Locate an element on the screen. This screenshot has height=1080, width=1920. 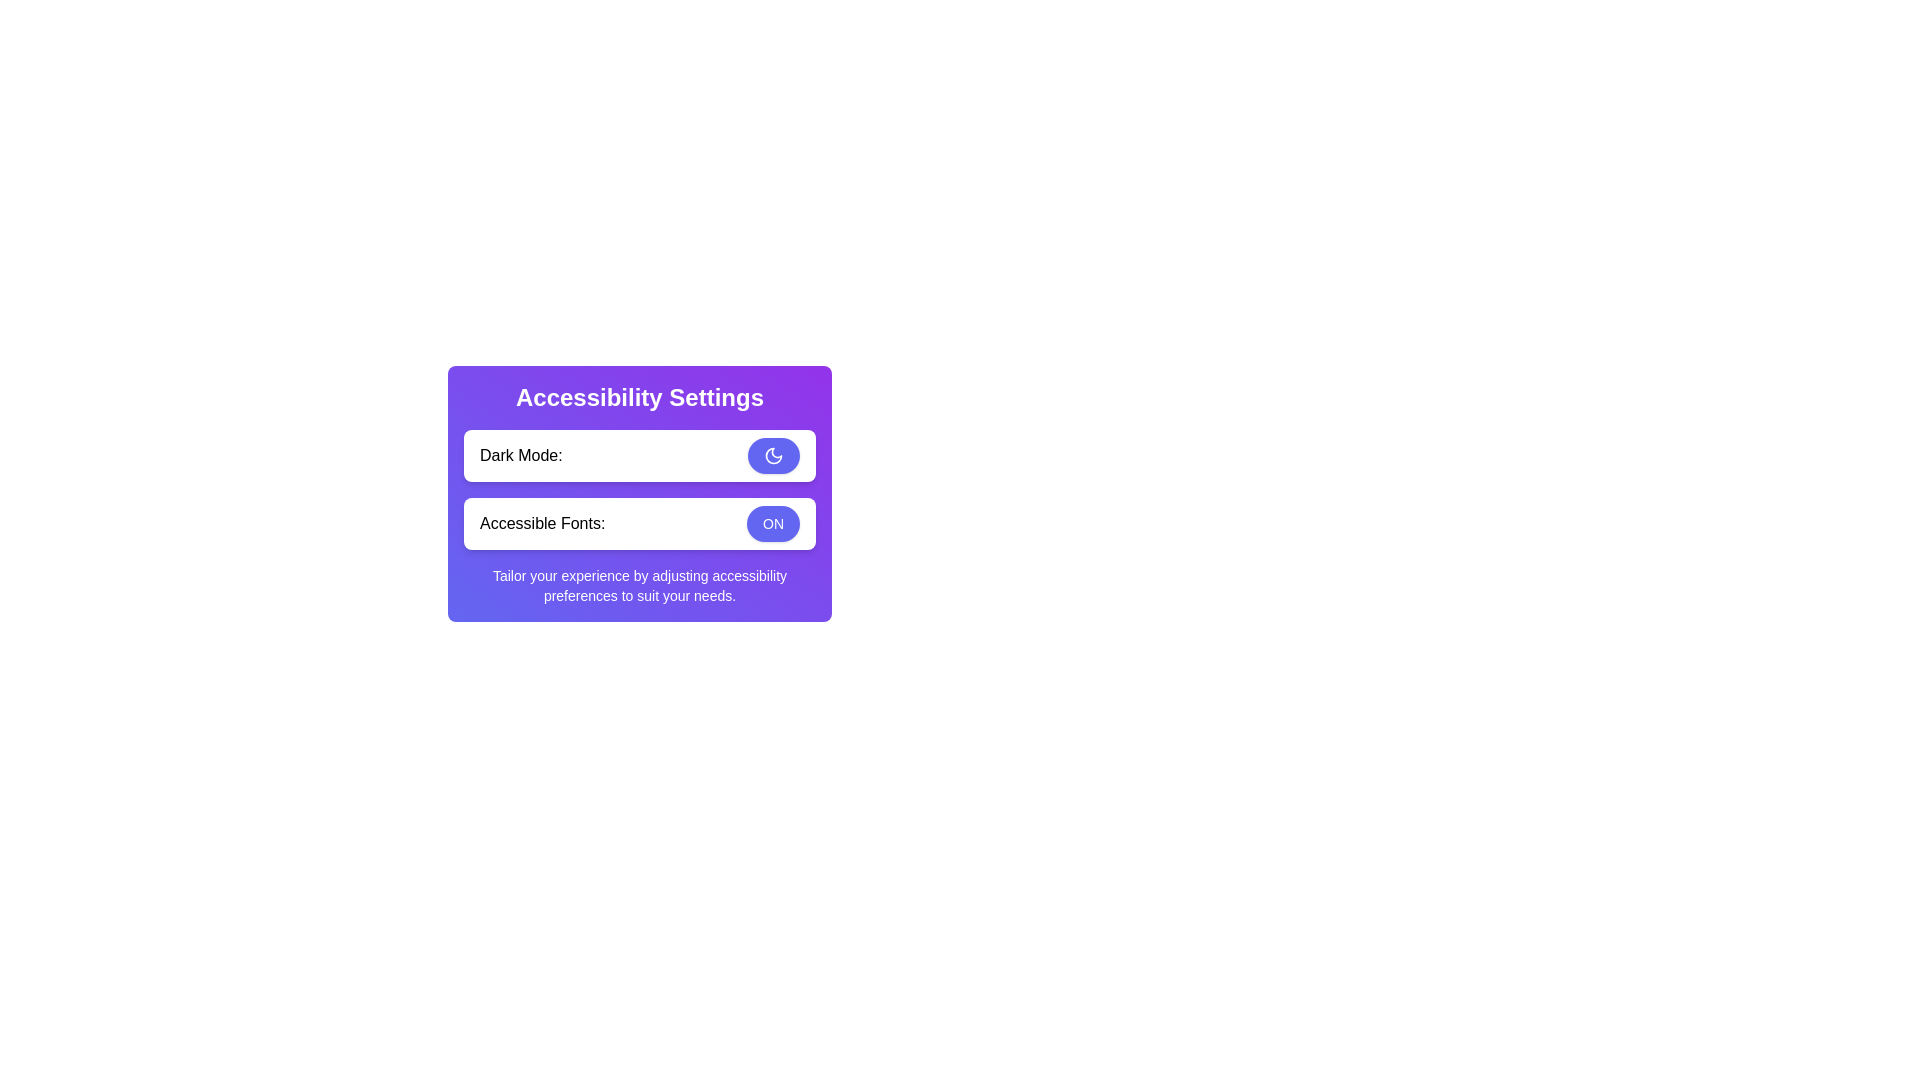
the toggle button for 'Accessible Fonts' located to the right of the label 'Accessible Fonts:' in the Accessibility Settings card is located at coordinates (772, 523).